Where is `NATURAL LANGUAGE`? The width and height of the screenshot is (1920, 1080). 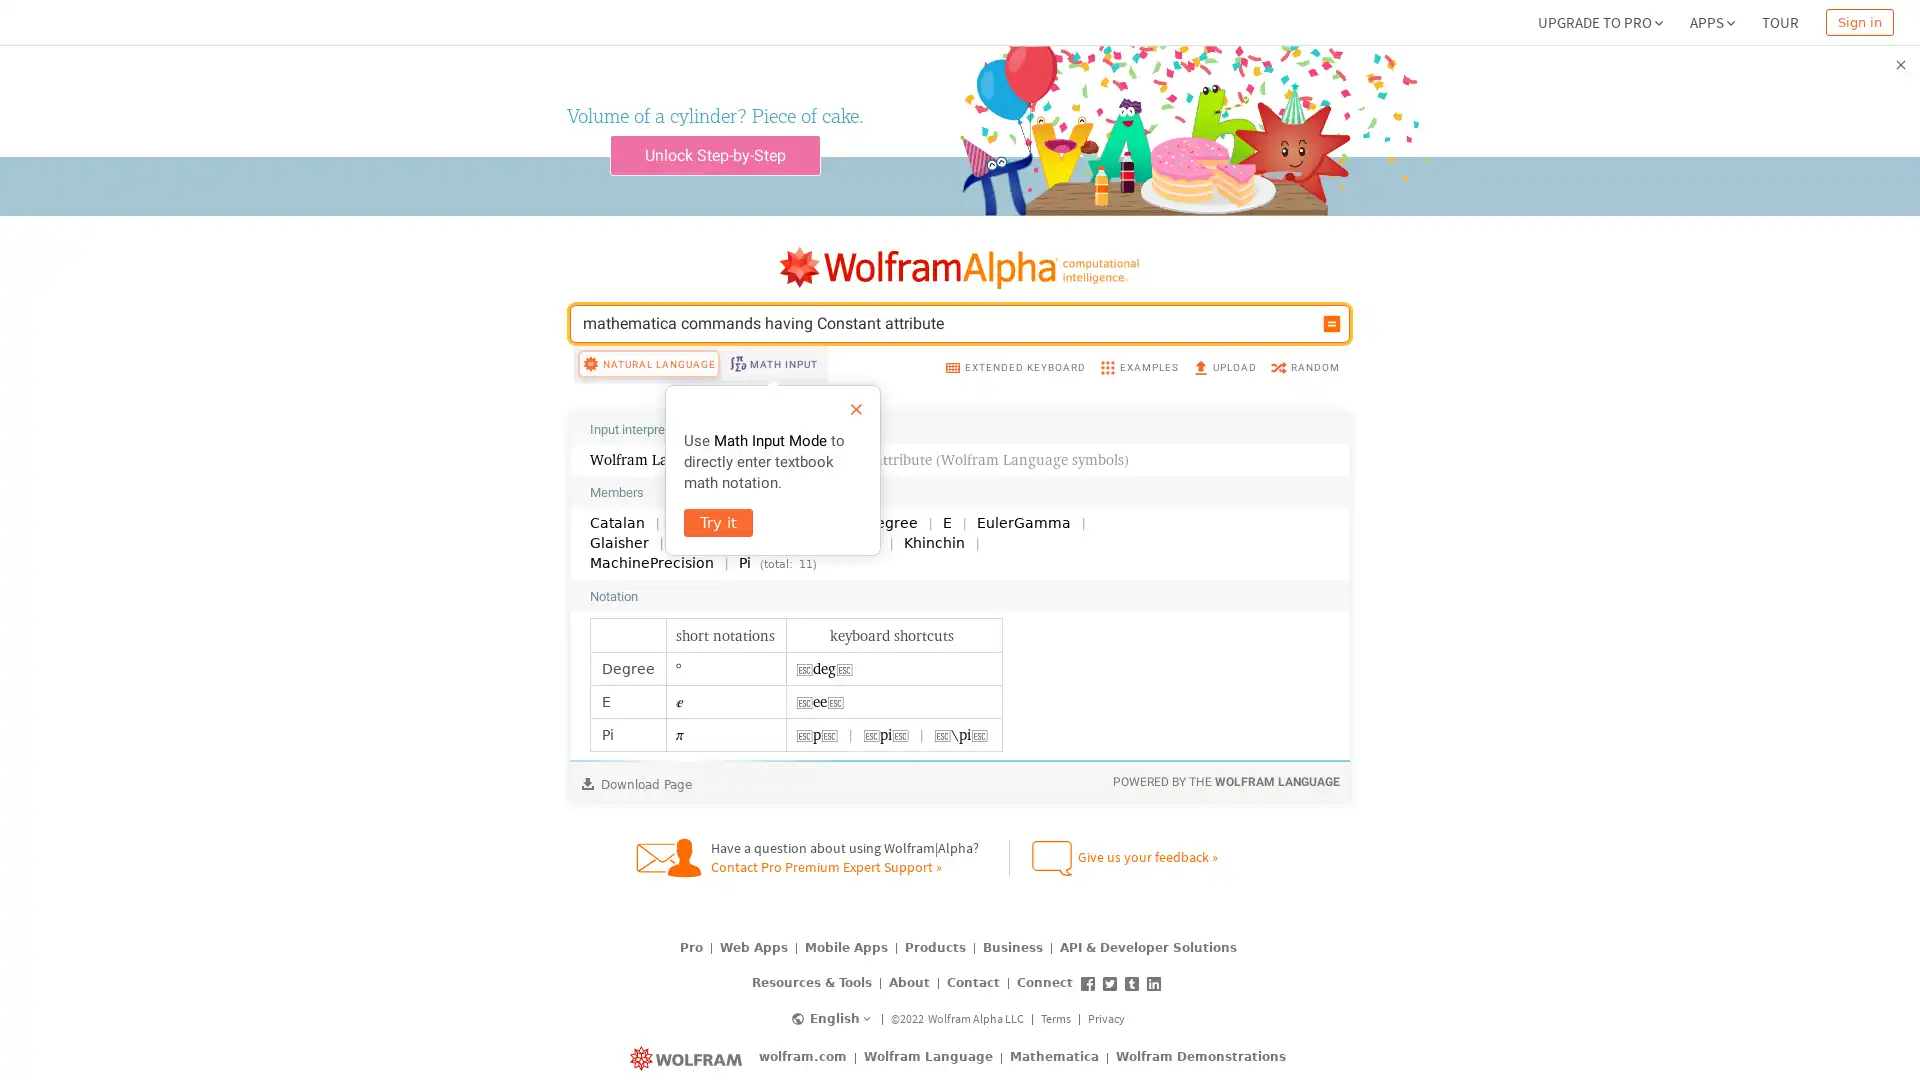
NATURAL LANGUAGE is located at coordinates (648, 402).